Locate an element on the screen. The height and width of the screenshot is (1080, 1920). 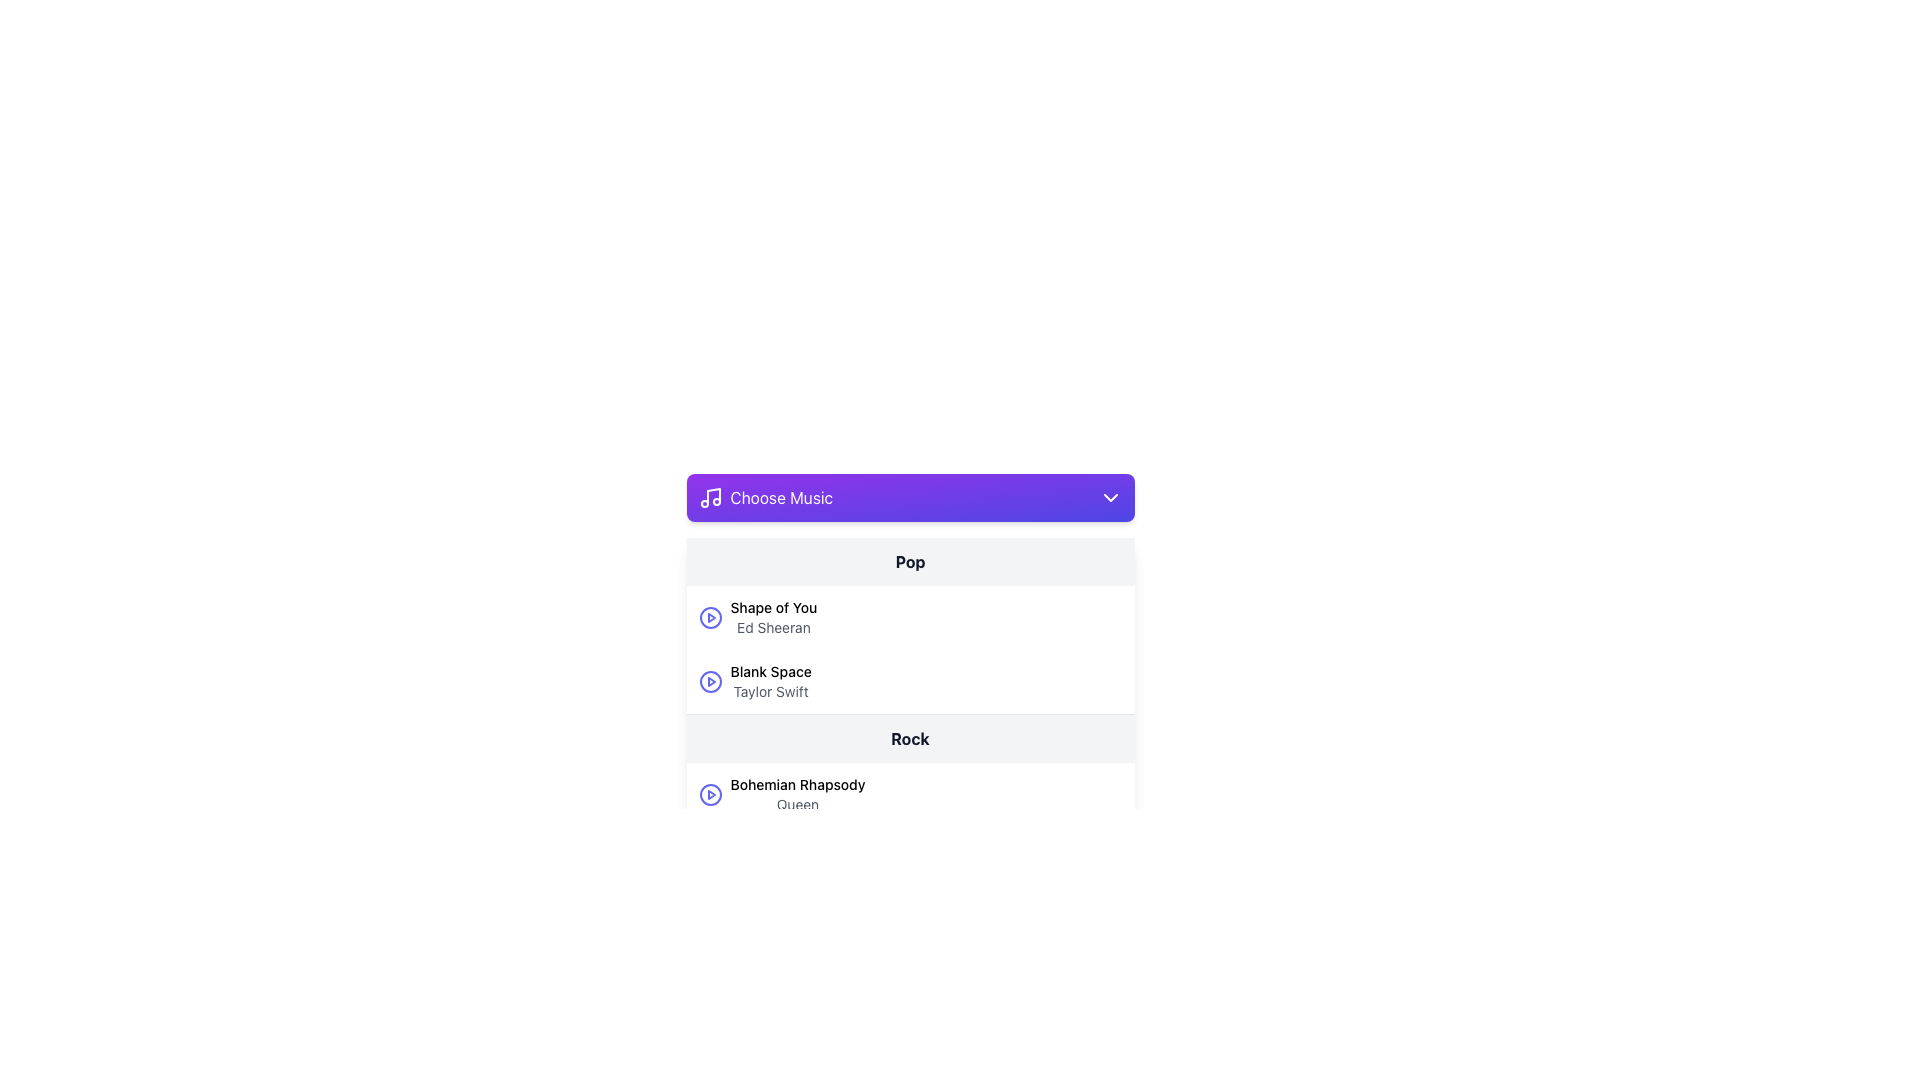
the downward-pointing chevron icon on the far right of the 'Choose Music' bar is located at coordinates (1109, 496).